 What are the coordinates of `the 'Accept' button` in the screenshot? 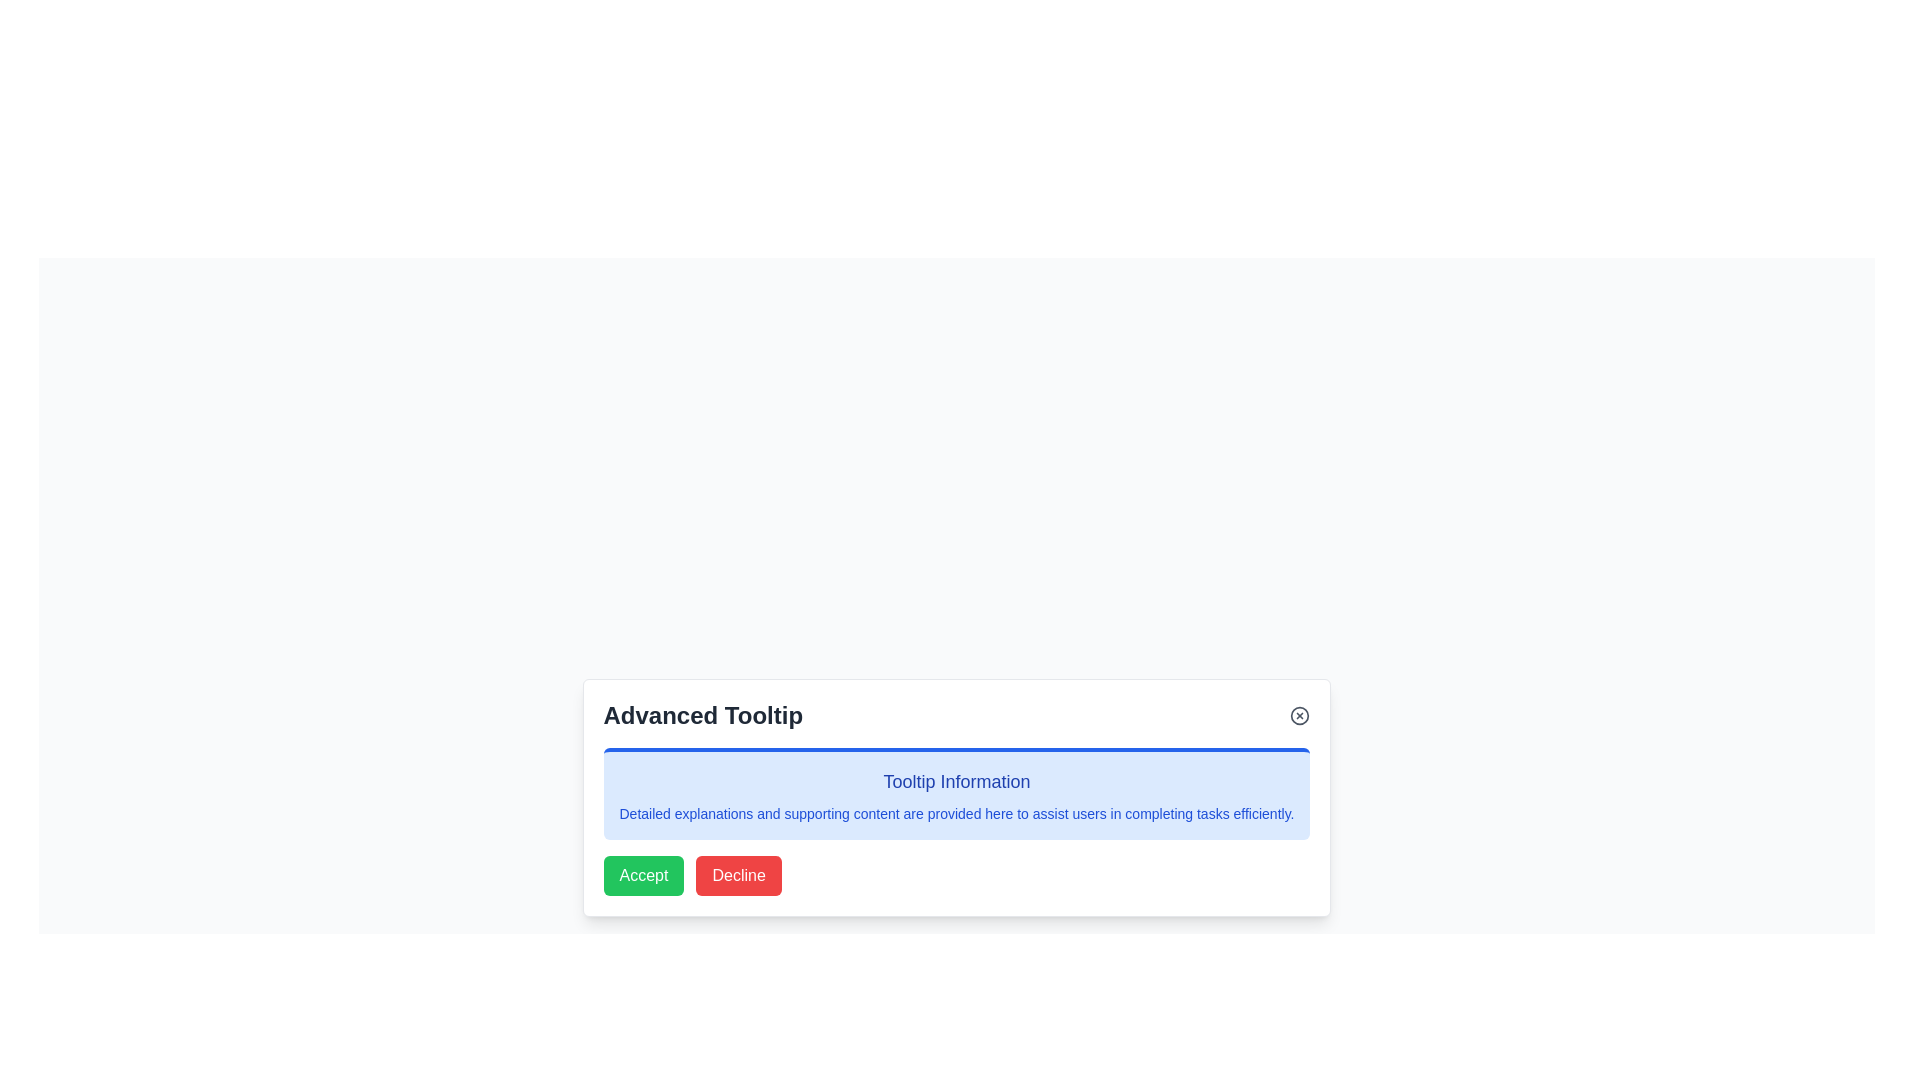 It's located at (643, 874).